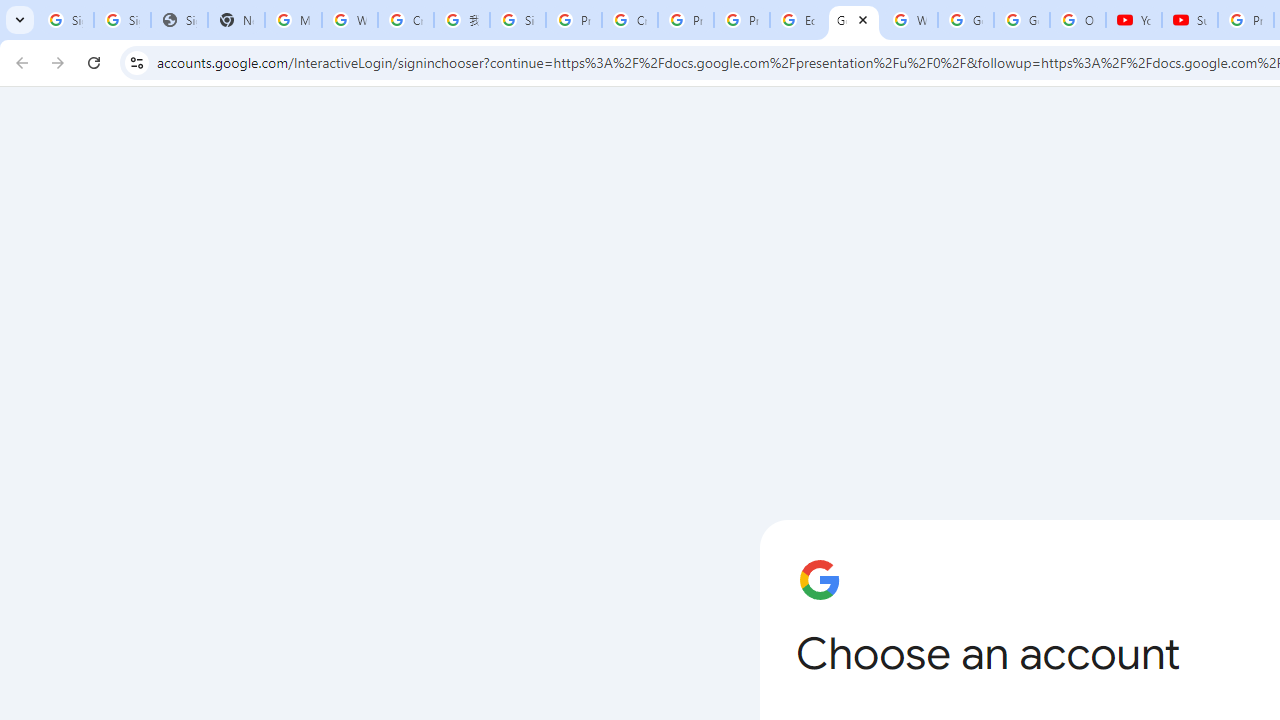  I want to click on 'New Tab', so click(236, 20).